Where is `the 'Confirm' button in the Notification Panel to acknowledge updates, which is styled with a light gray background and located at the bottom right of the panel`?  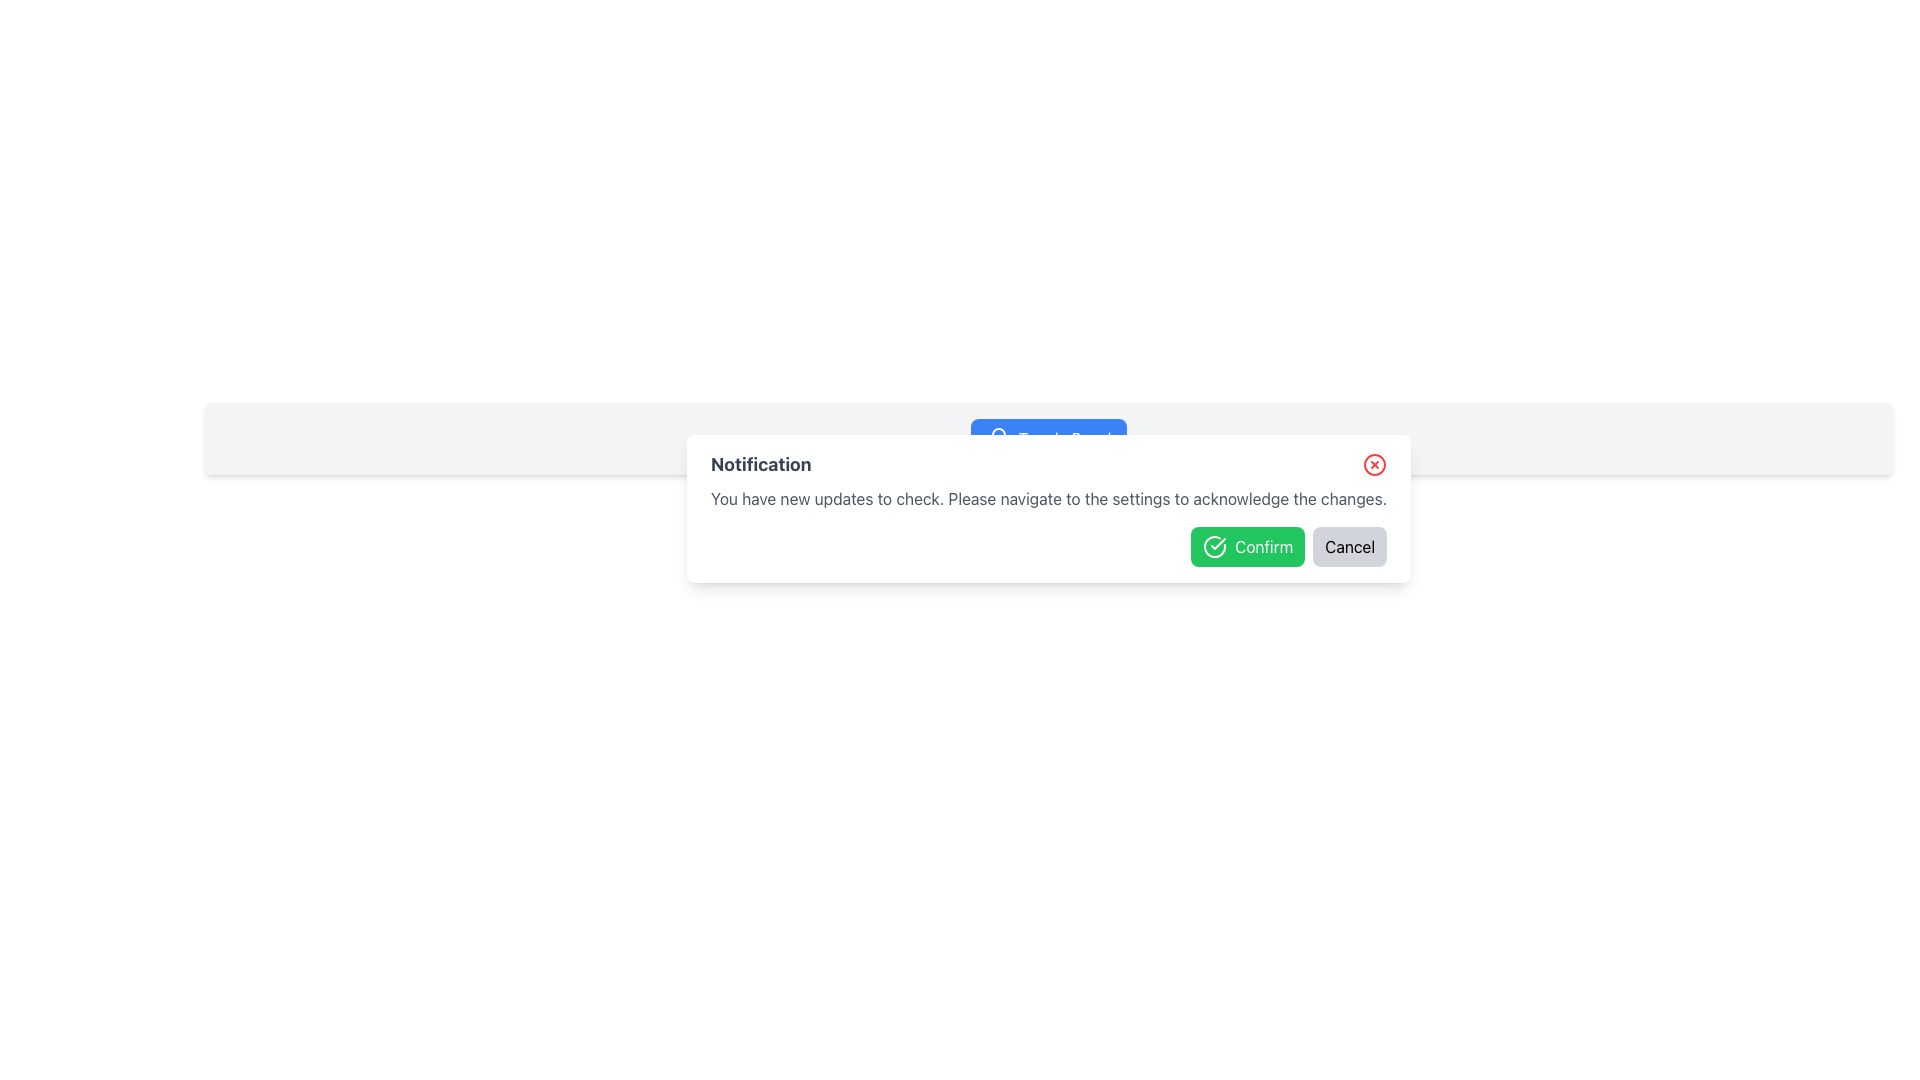
the 'Confirm' button in the Notification Panel to acknowledge updates, which is styled with a light gray background and located at the bottom right of the panel is located at coordinates (1048, 438).